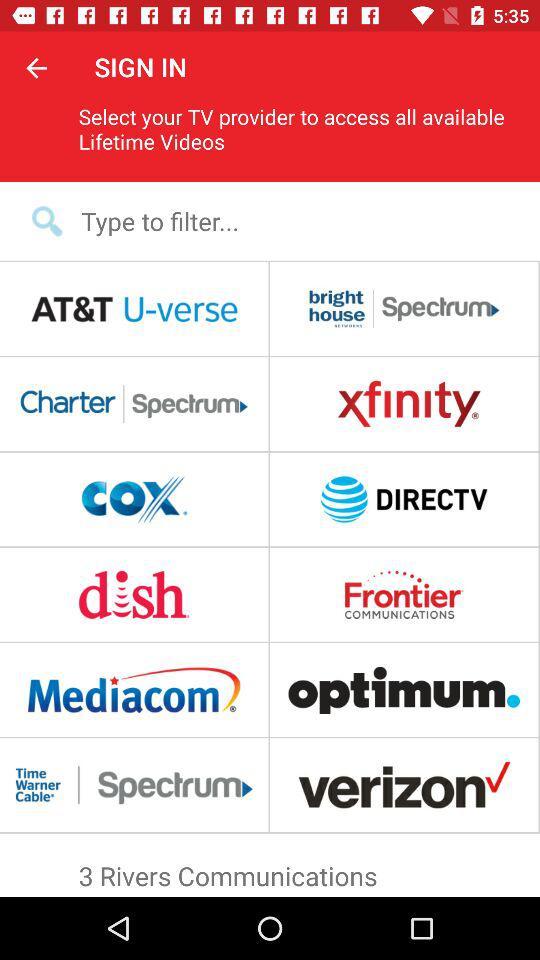 This screenshot has height=960, width=540. Describe the element at coordinates (36, 67) in the screenshot. I see `the item above select your tv` at that location.